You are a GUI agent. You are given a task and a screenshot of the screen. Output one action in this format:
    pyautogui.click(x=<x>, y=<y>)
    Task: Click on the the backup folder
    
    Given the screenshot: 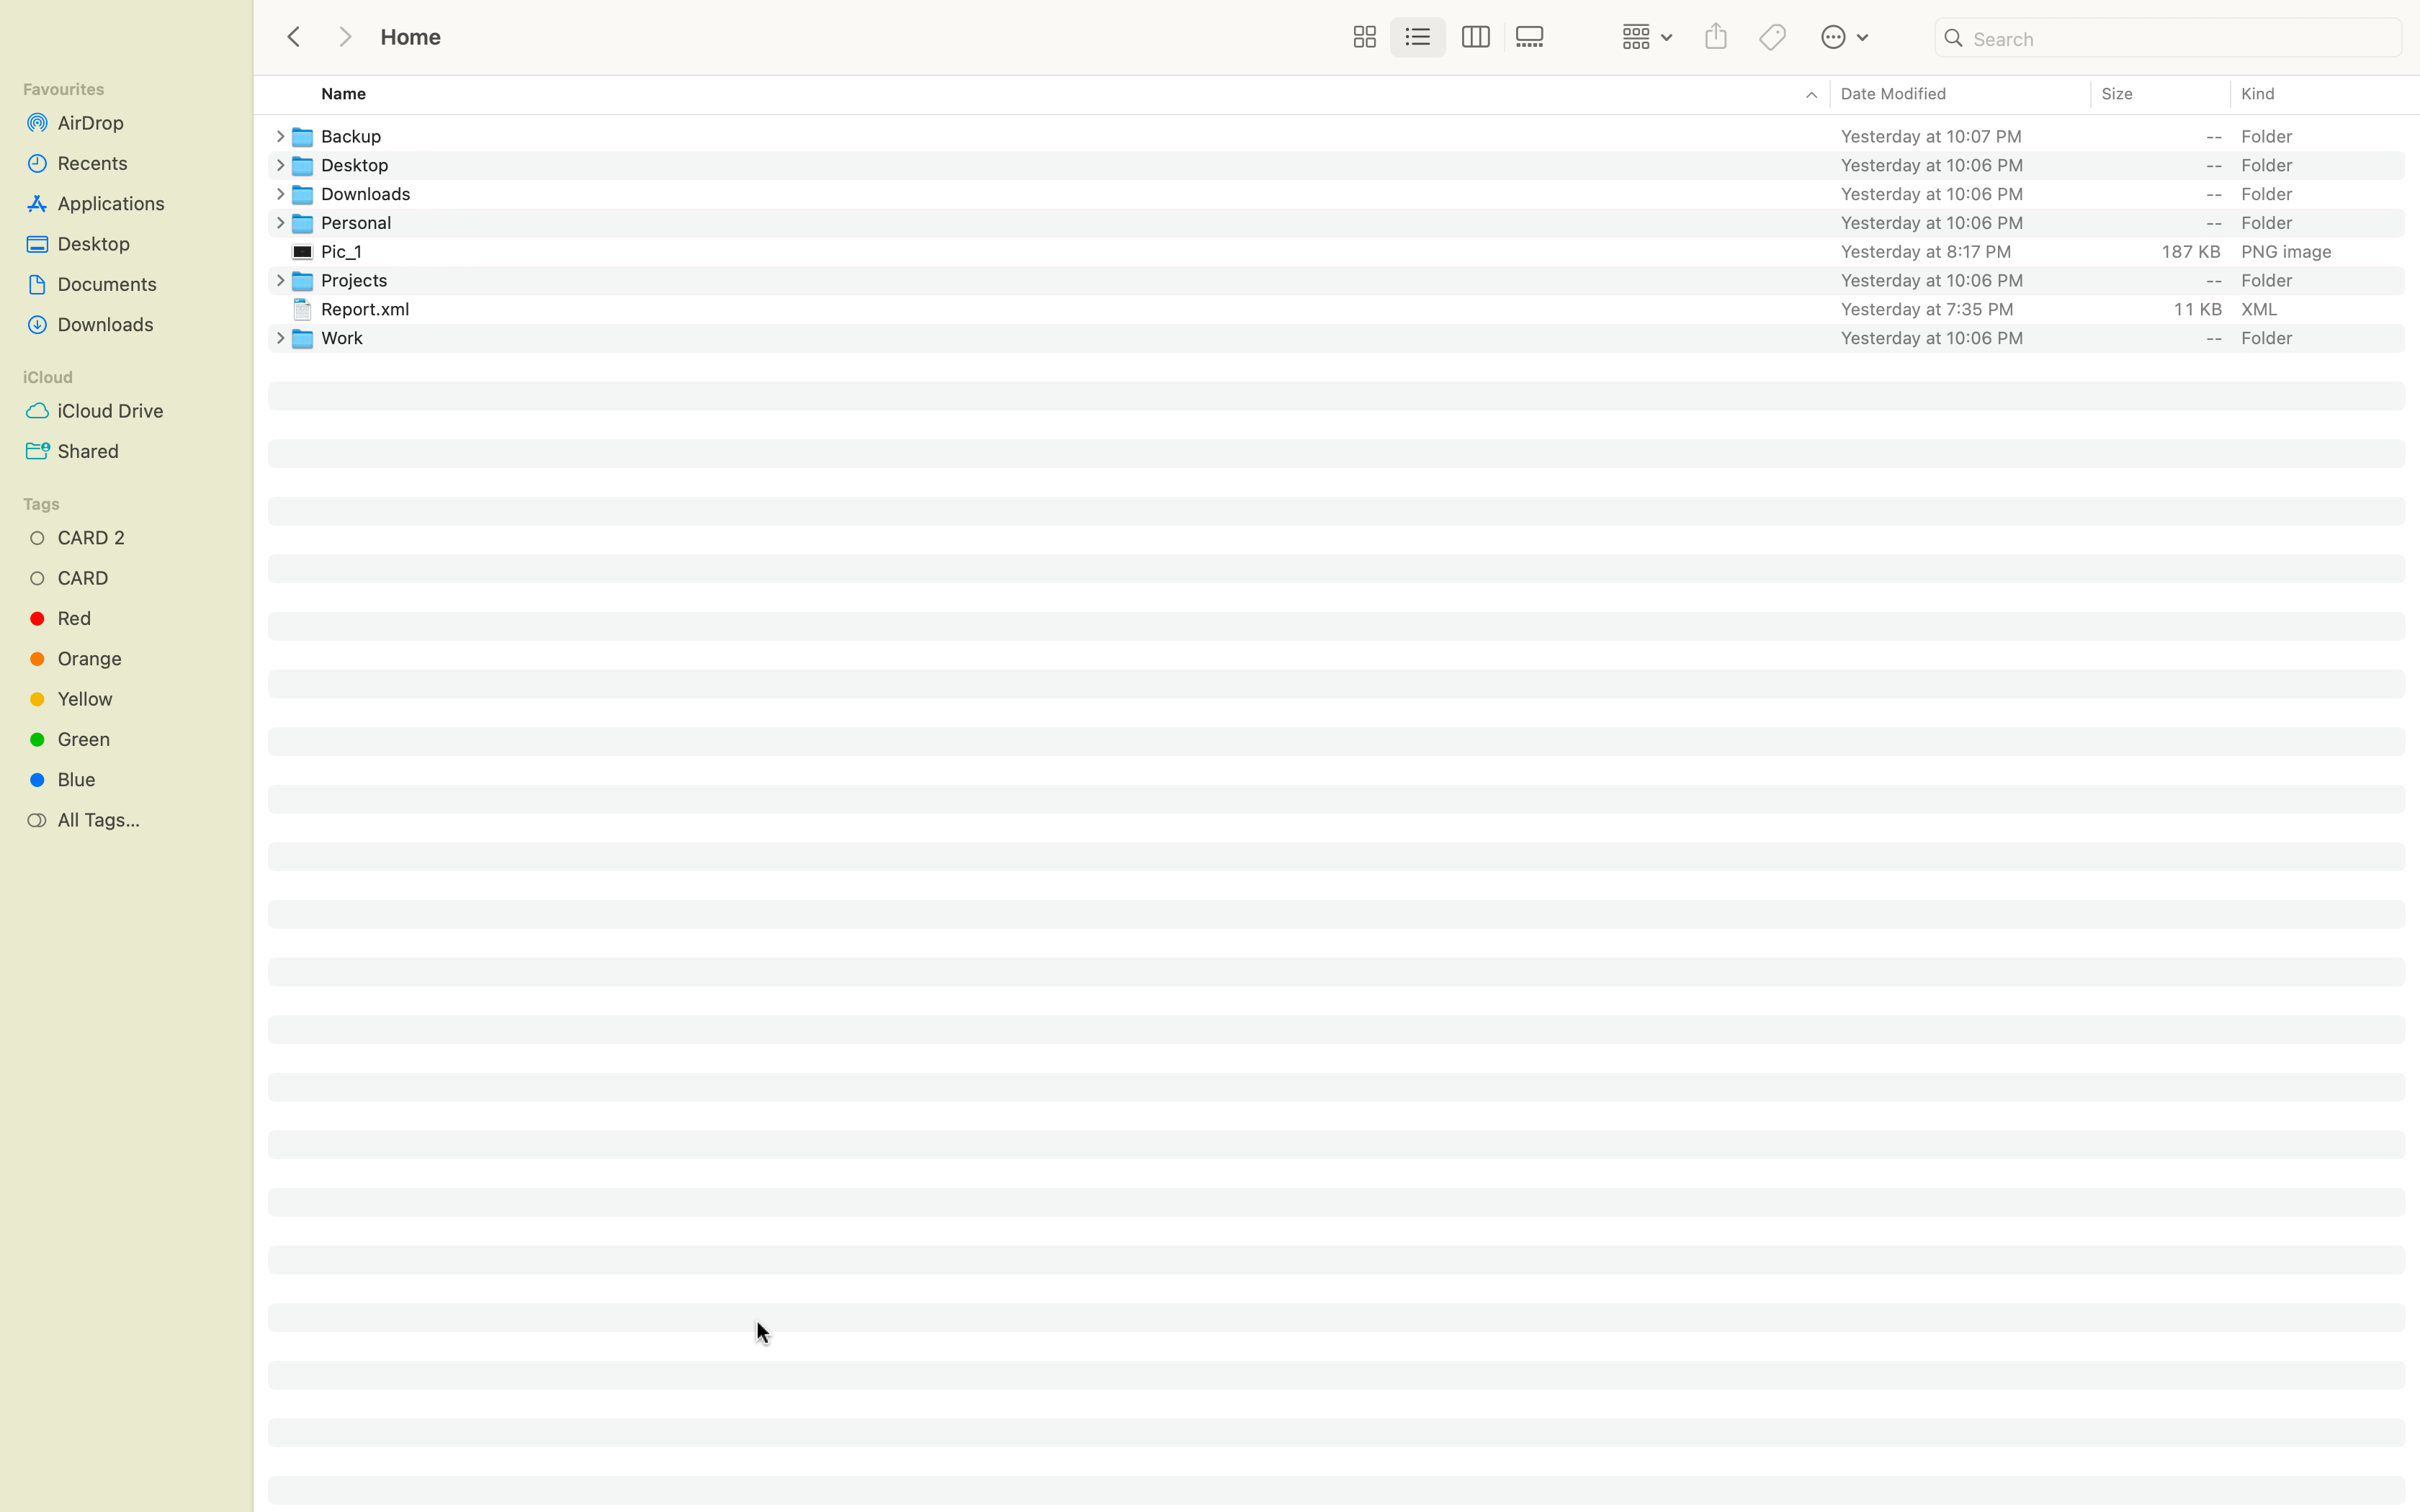 What is the action you would take?
    pyautogui.click(x=1355, y=133)
    